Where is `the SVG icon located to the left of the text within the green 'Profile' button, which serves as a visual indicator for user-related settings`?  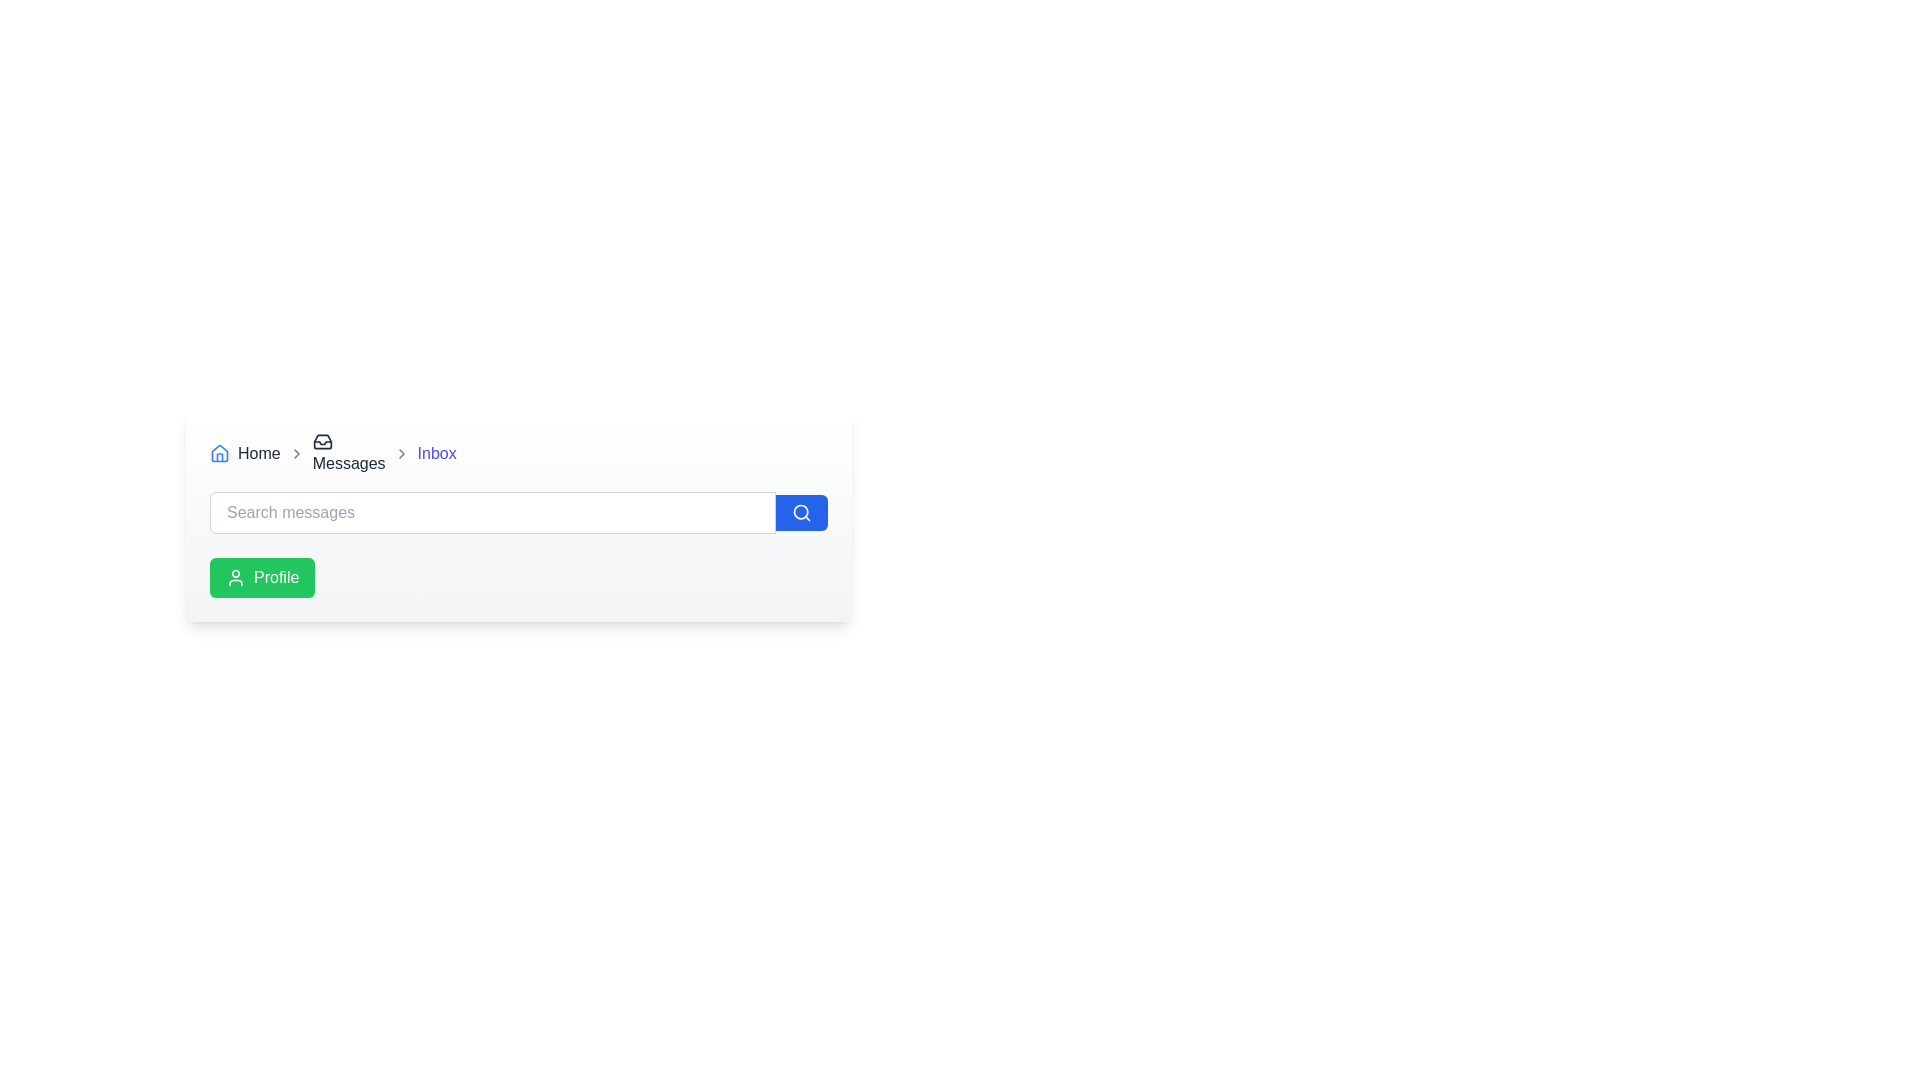
the SVG icon located to the left of the text within the green 'Profile' button, which serves as a visual indicator for user-related settings is located at coordinates (235, 578).